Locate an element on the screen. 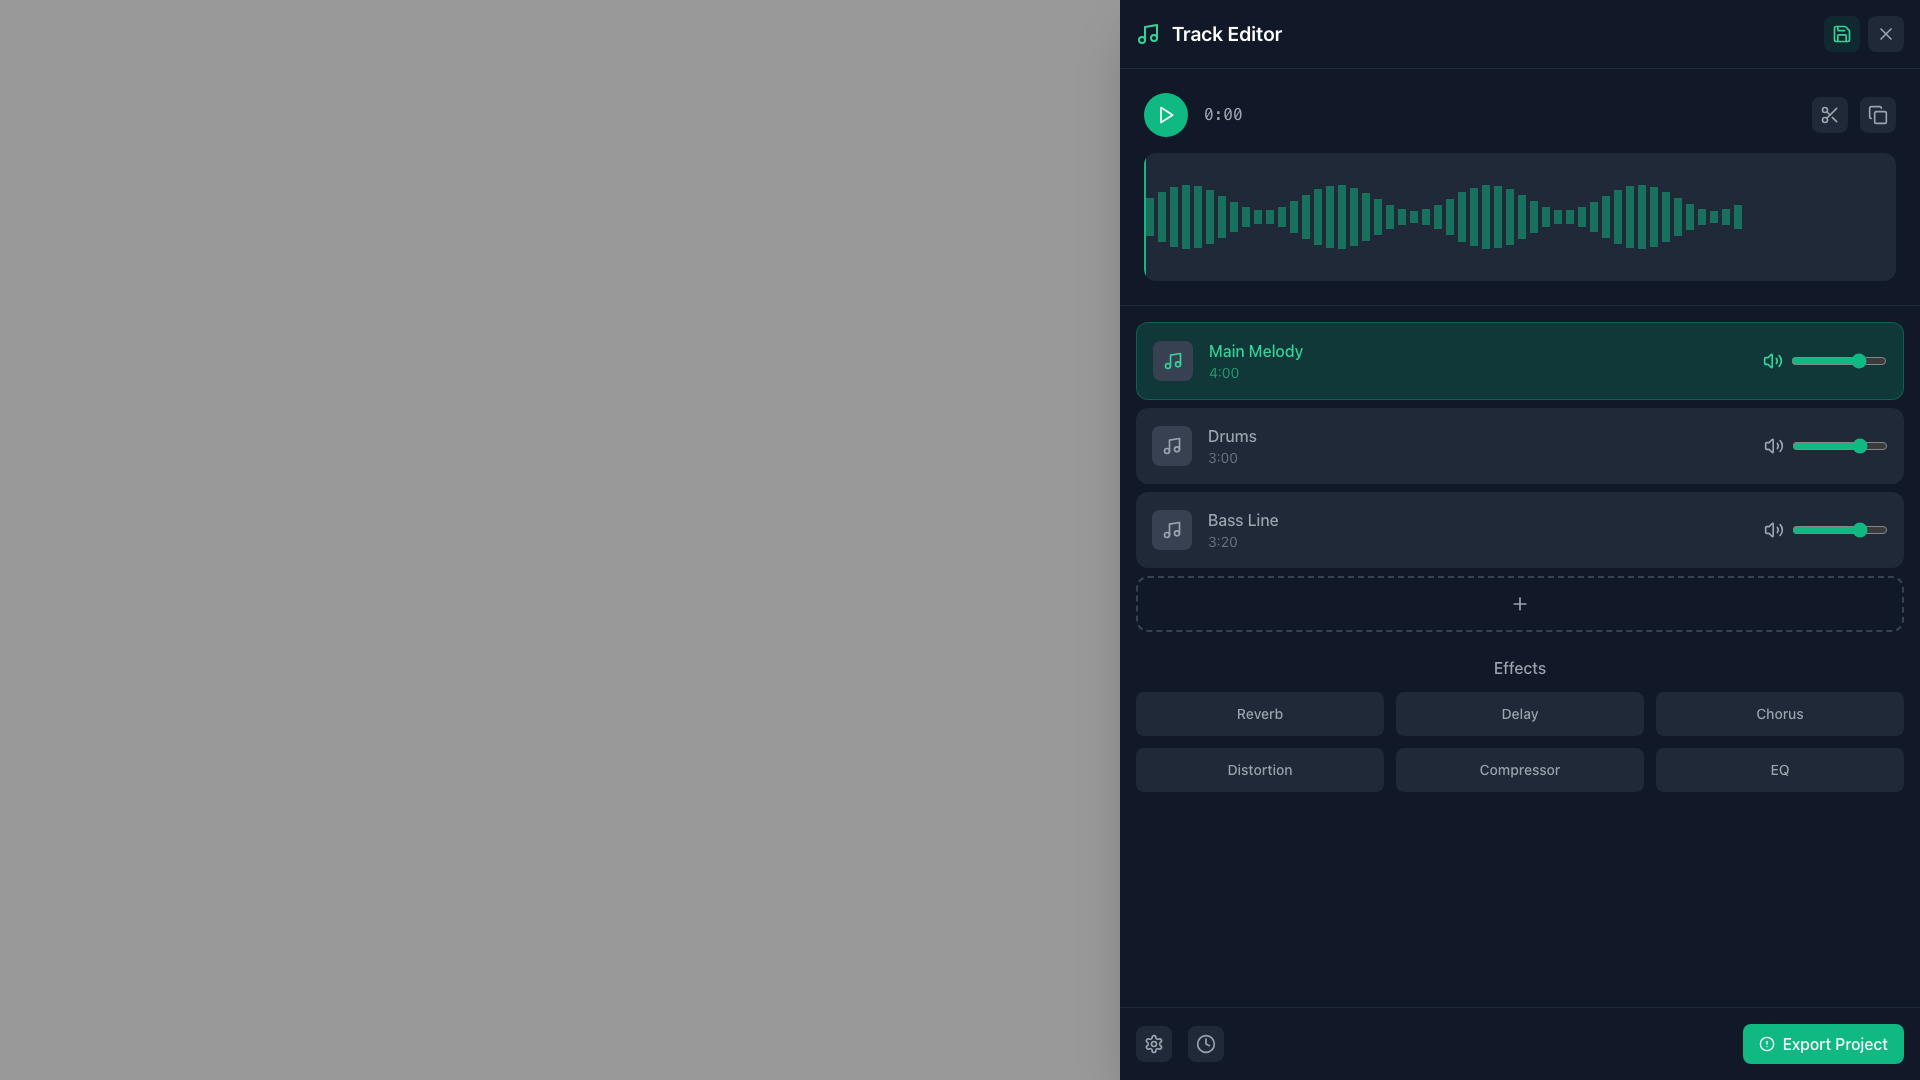  the volume slider is located at coordinates (1873, 528).